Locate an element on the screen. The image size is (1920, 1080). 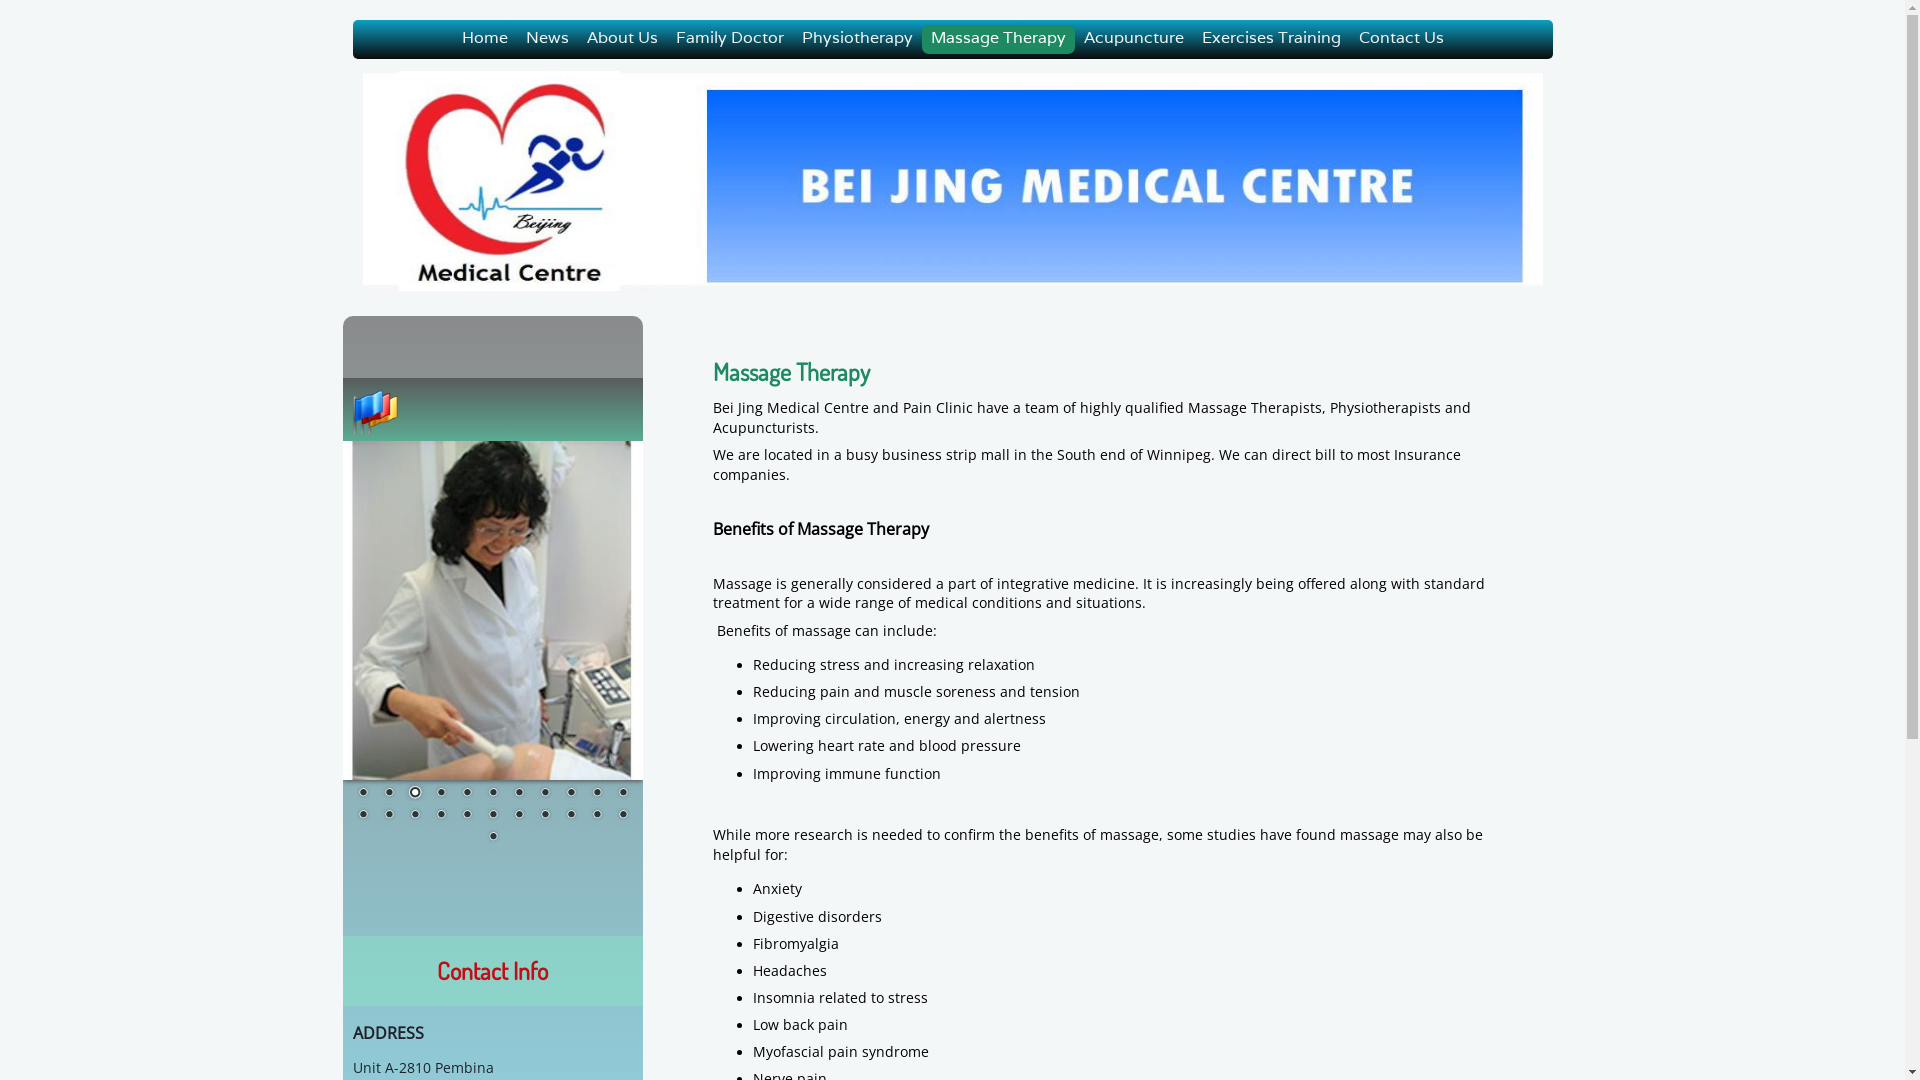
'16' is located at coordinates (465, 816).